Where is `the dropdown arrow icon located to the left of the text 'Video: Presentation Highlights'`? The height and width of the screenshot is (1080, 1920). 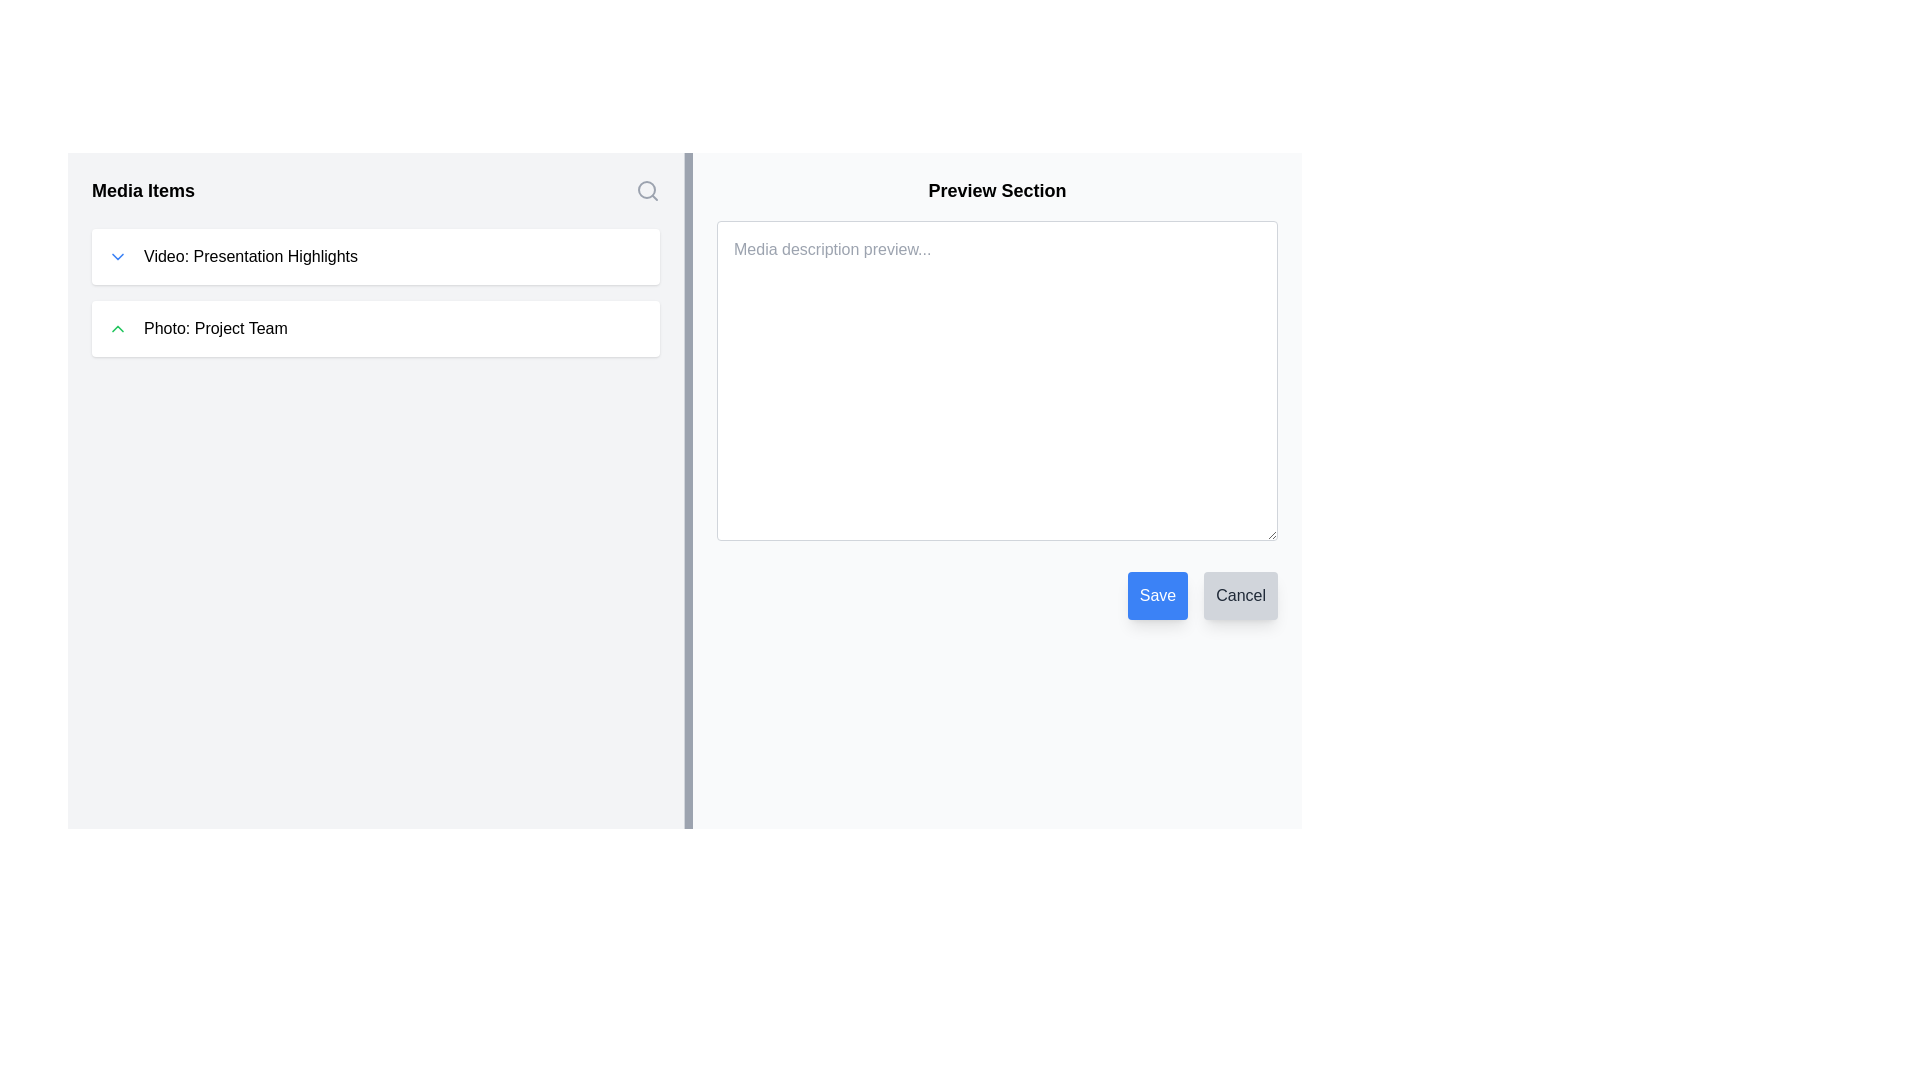
the dropdown arrow icon located to the left of the text 'Video: Presentation Highlights' is located at coordinates (117, 256).